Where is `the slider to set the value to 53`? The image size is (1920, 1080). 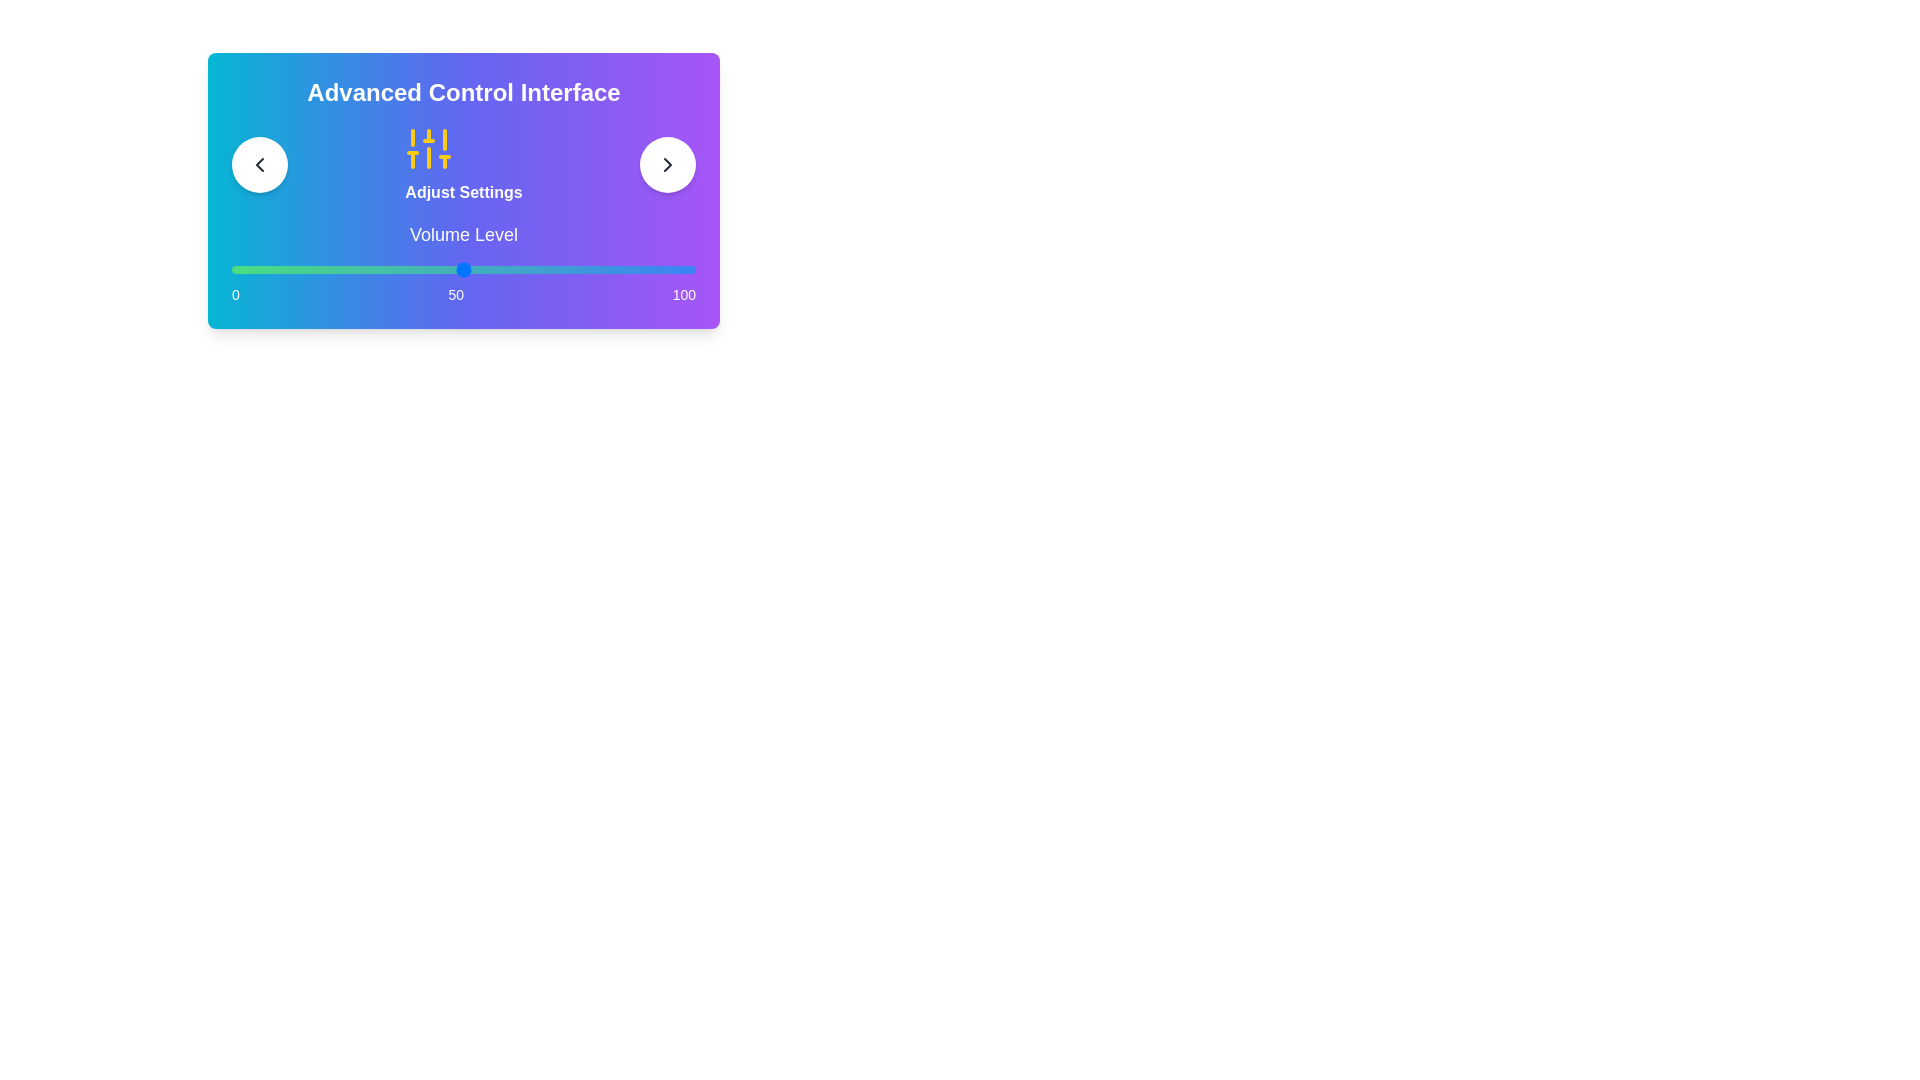 the slider to set the value to 53 is located at coordinates (476, 270).